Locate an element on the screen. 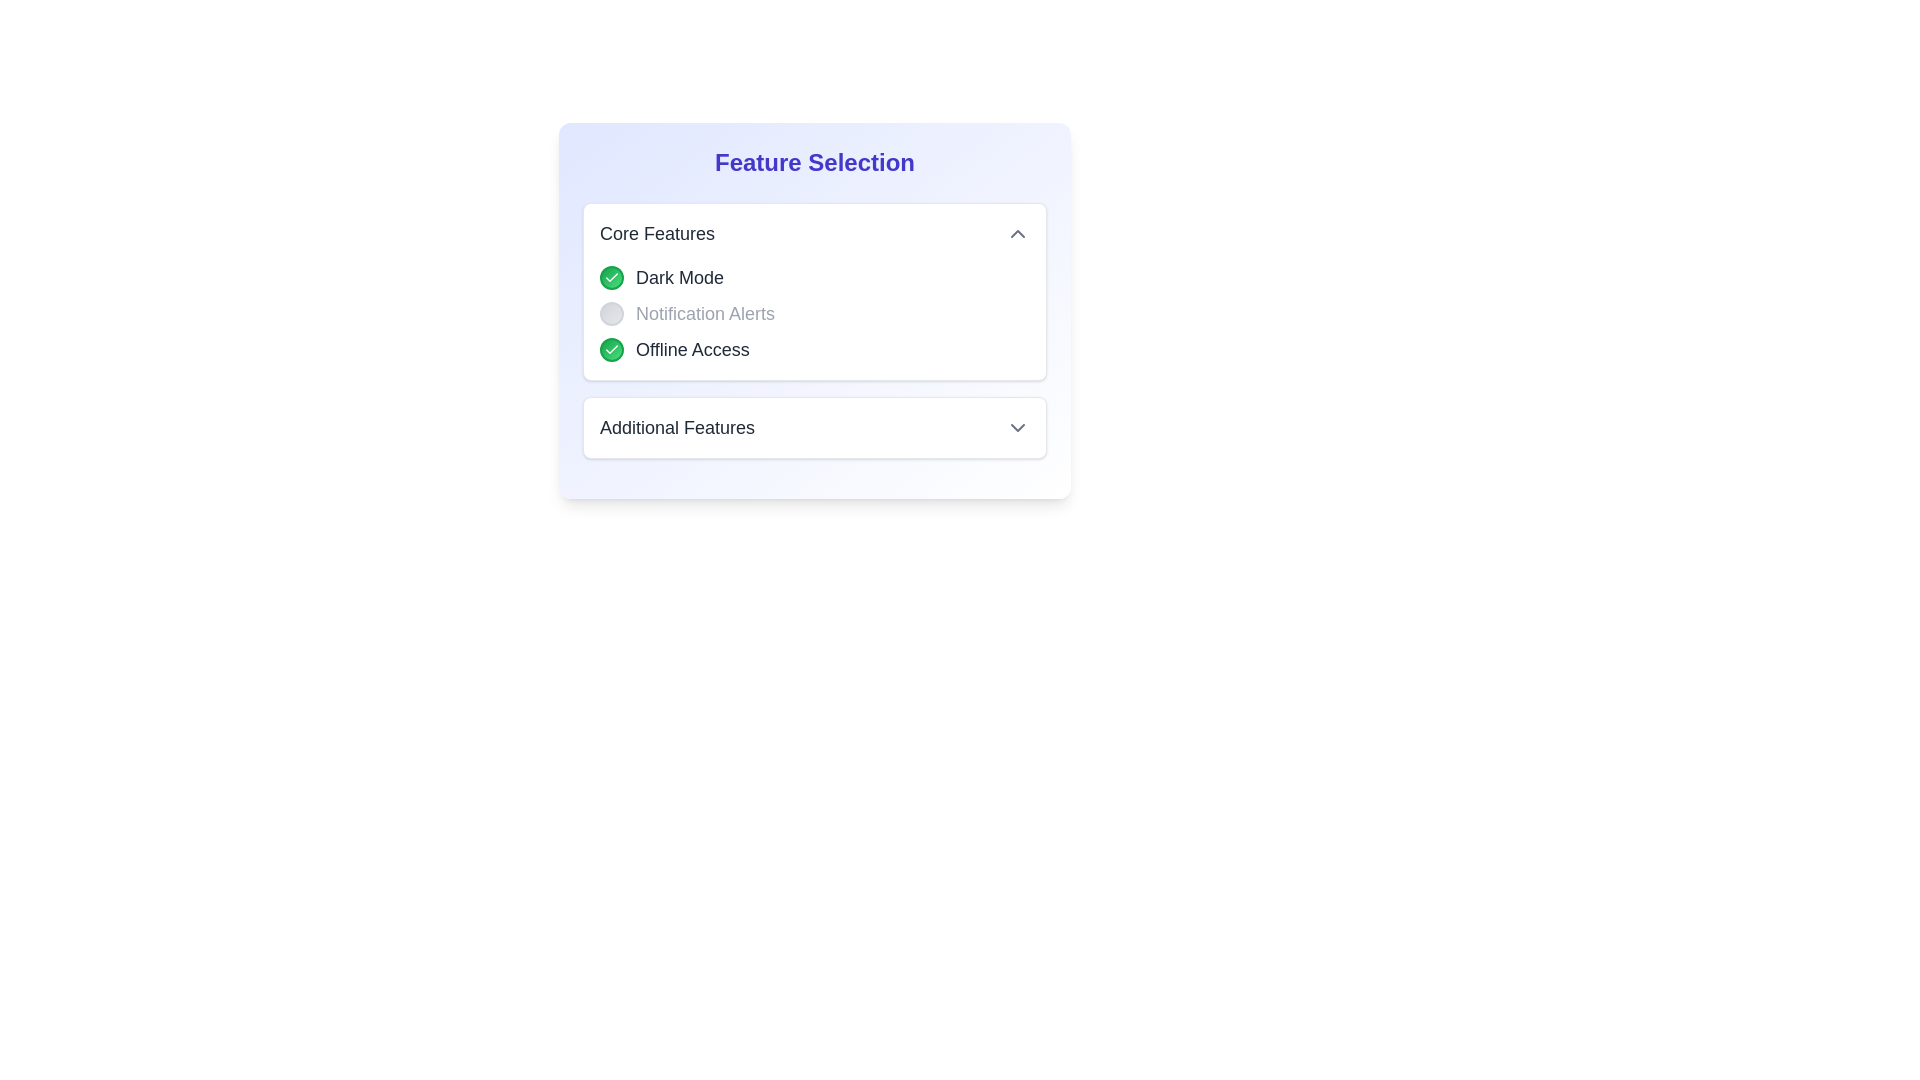 The image size is (1920, 1080). the circular green indicator with a checkmark symbol located to the left of the 'Offline Access' label in the 'Core Features' section, which is the third feature indicator in the list is located at coordinates (610, 349).